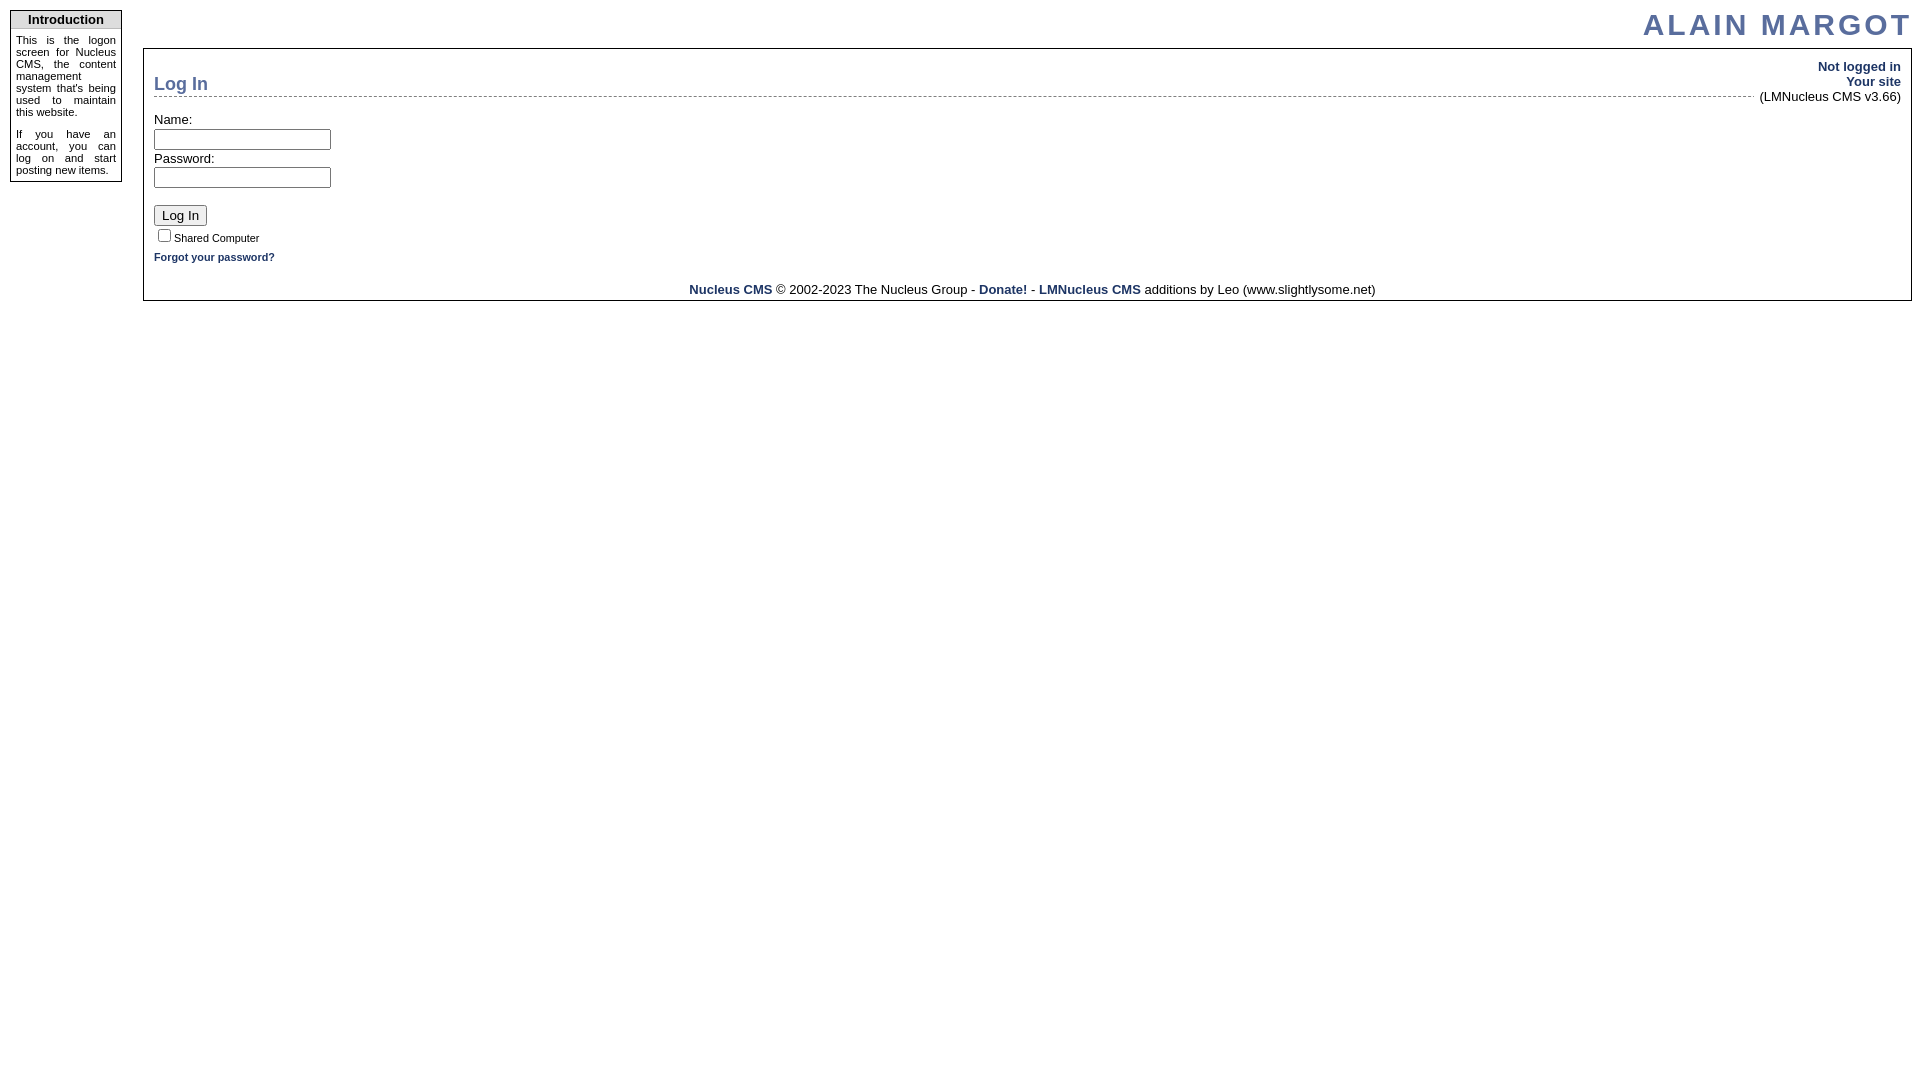 This screenshot has height=1080, width=1920. What do you see at coordinates (1003, 289) in the screenshot?
I see `'Donate!'` at bounding box center [1003, 289].